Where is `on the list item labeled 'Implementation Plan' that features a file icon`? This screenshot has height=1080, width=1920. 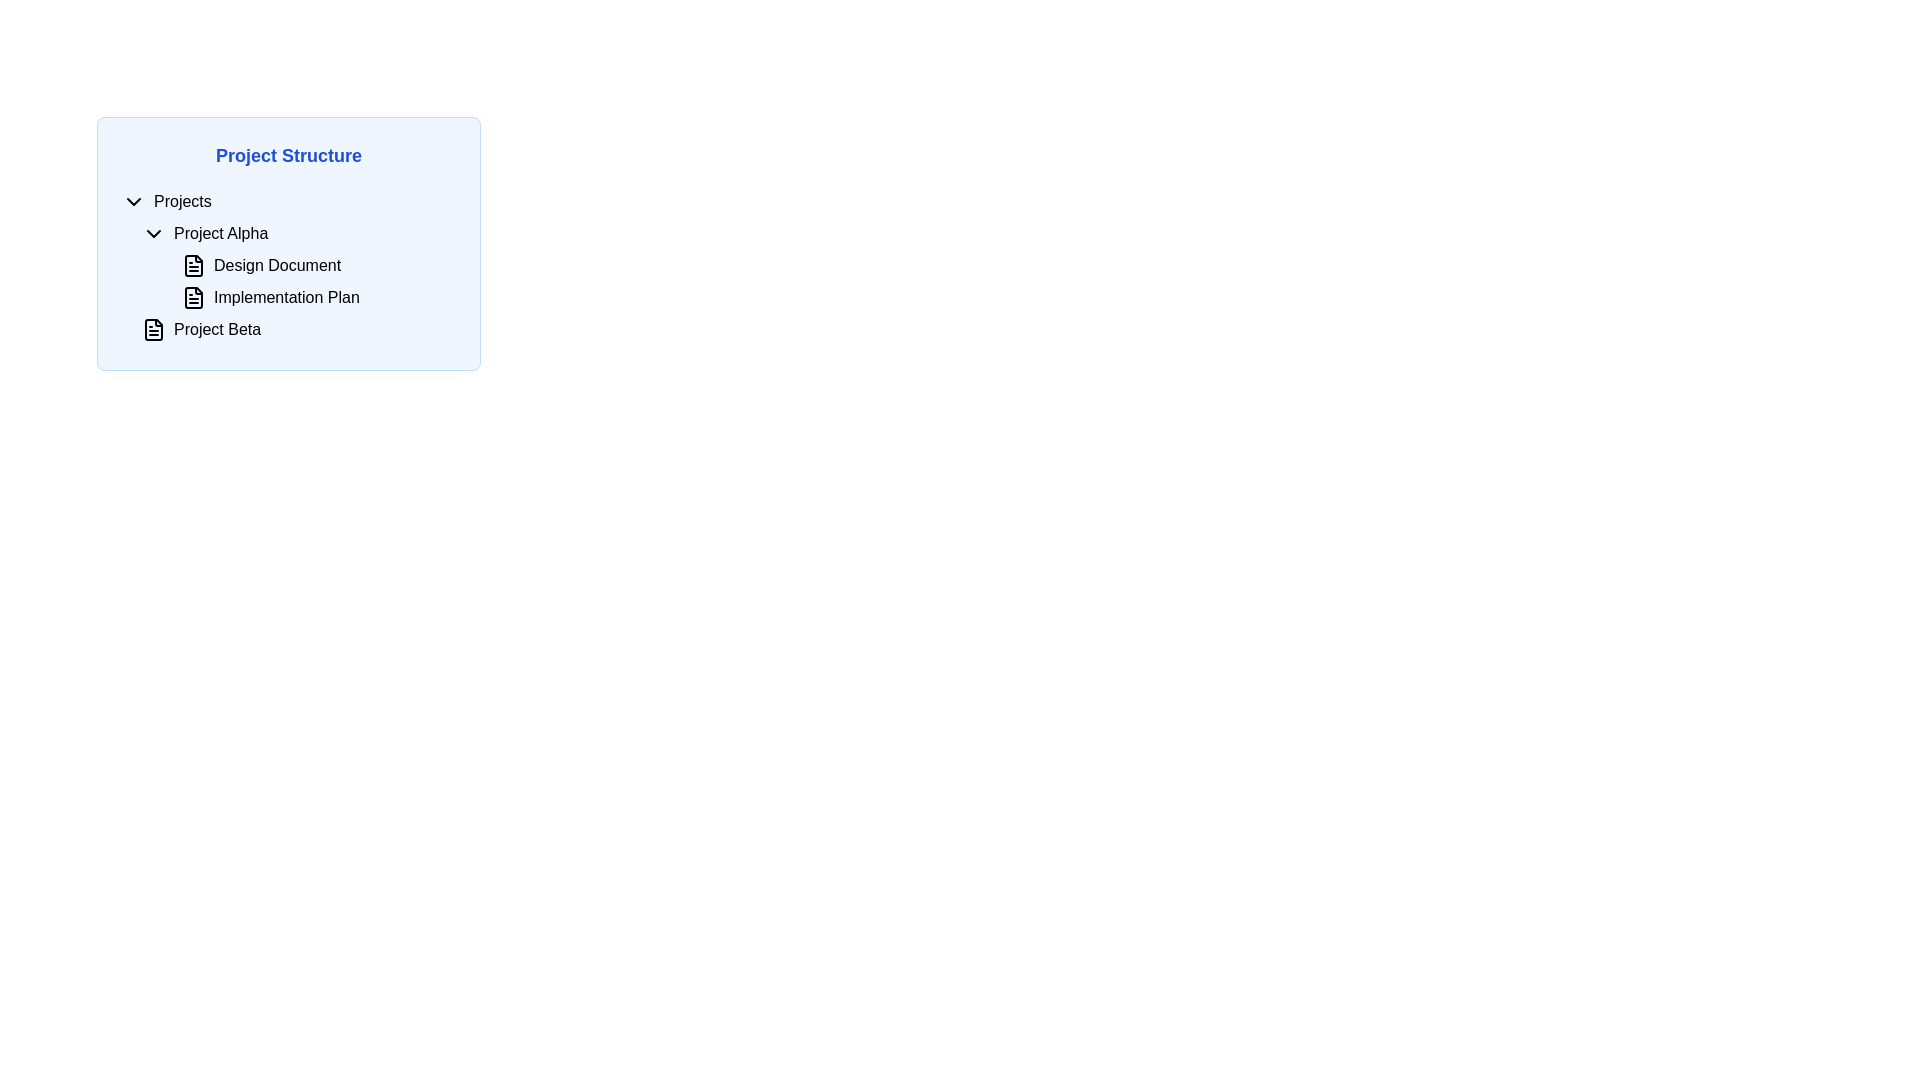
on the list item labeled 'Implementation Plan' that features a file icon is located at coordinates (317, 297).